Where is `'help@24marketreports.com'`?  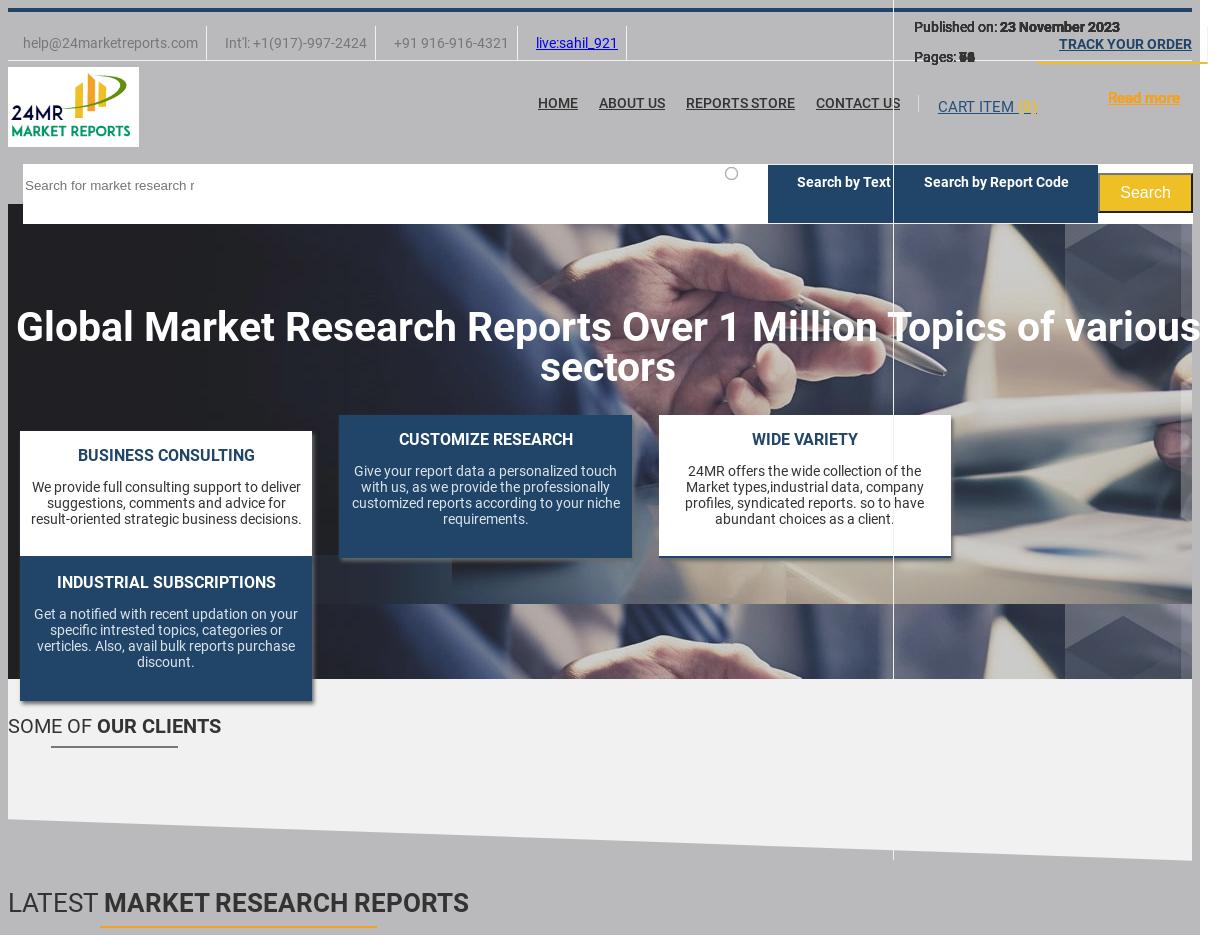 'help@24marketreports.com' is located at coordinates (109, 42).